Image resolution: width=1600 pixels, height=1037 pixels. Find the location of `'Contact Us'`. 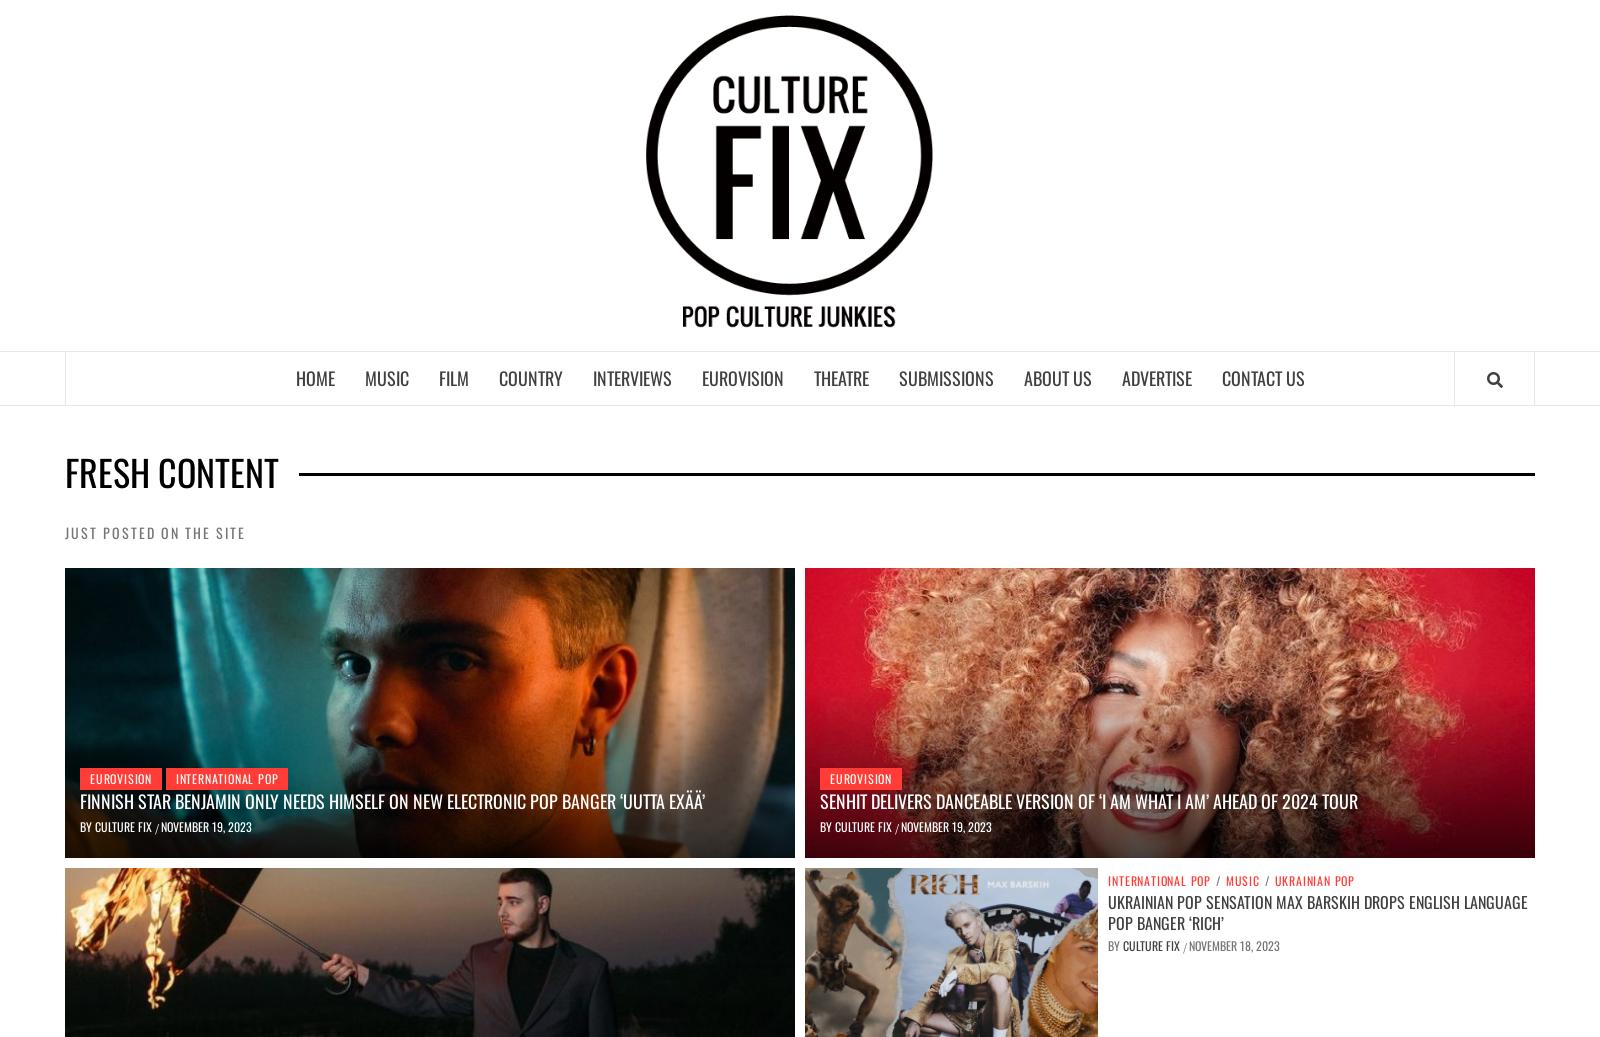

'Contact Us' is located at coordinates (1219, 376).